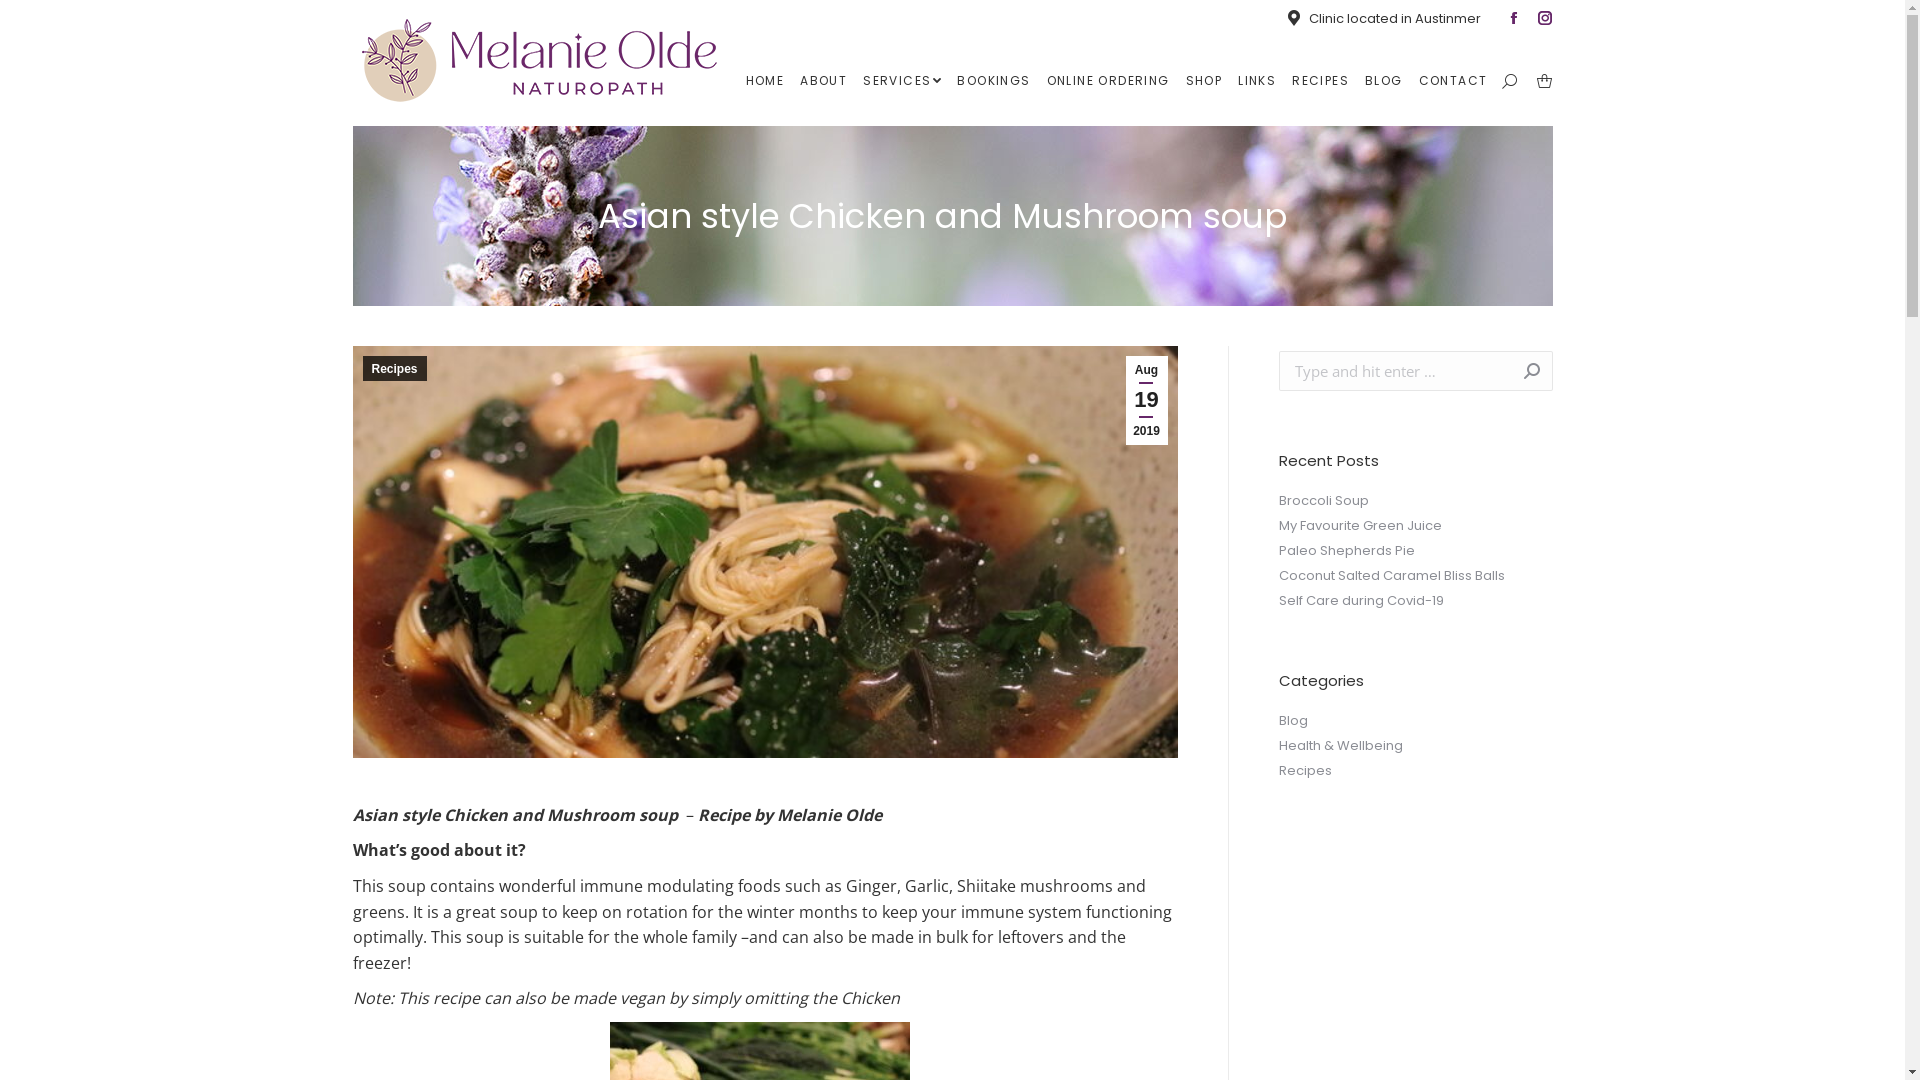  Describe the element at coordinates (1126, 400) in the screenshot. I see `'Aug` at that location.